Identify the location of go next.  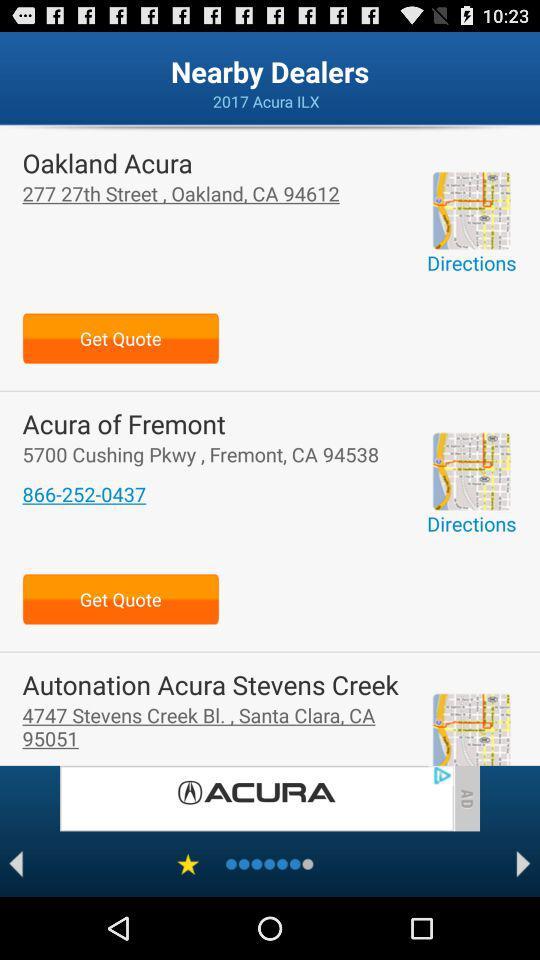
(523, 863).